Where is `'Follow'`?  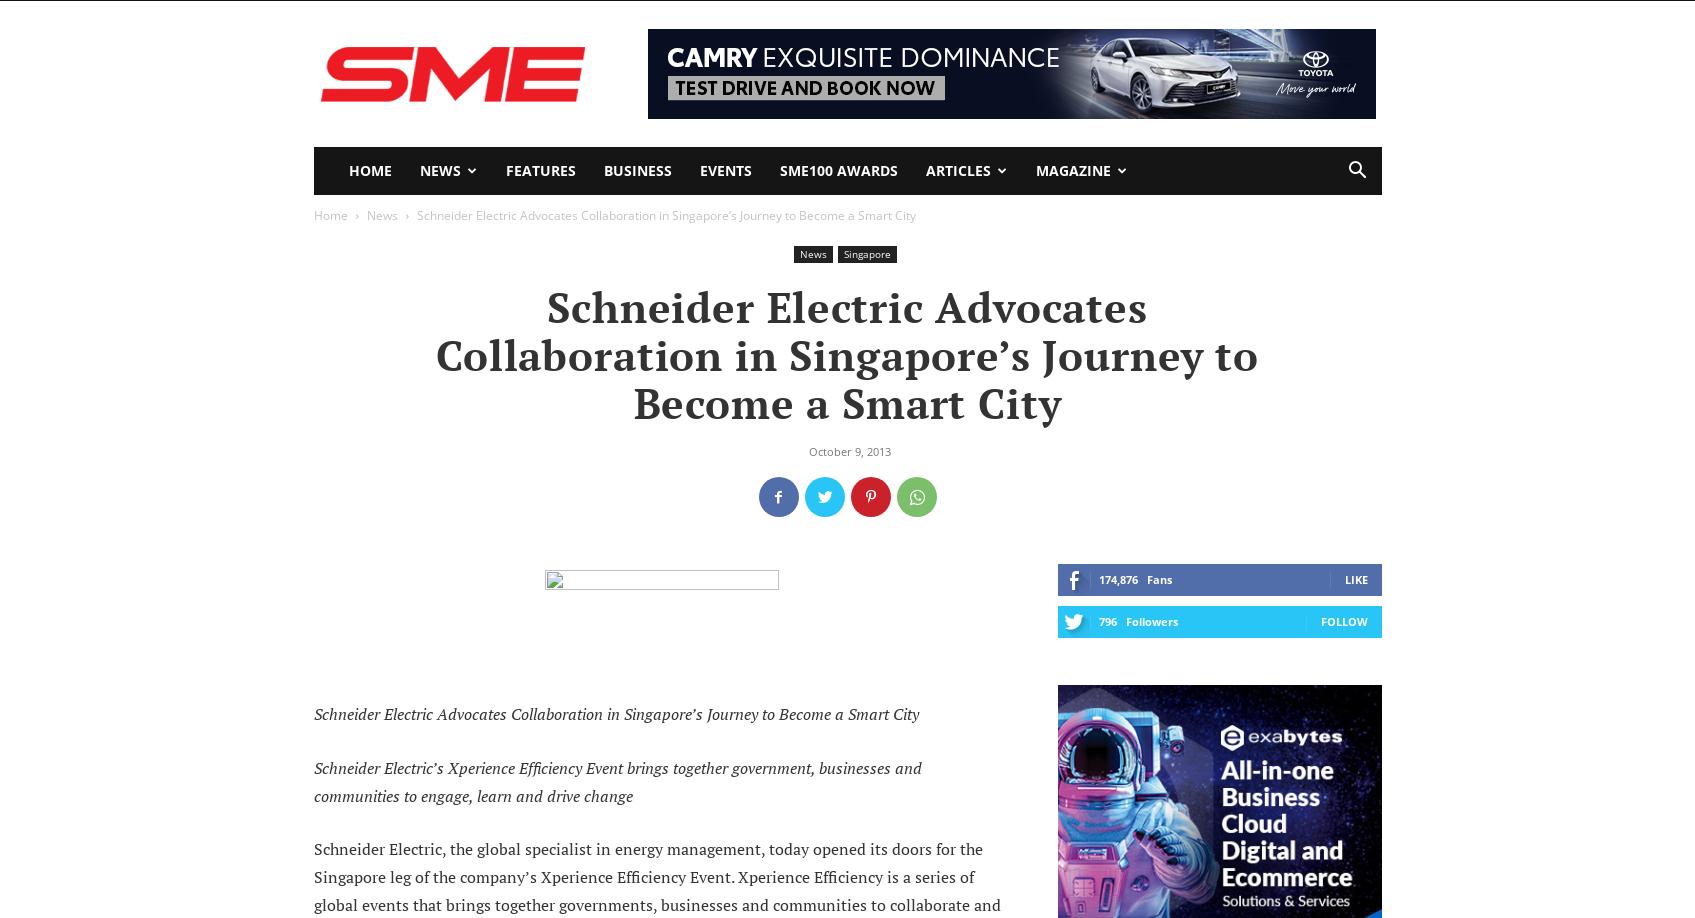
'Follow' is located at coordinates (1320, 621).